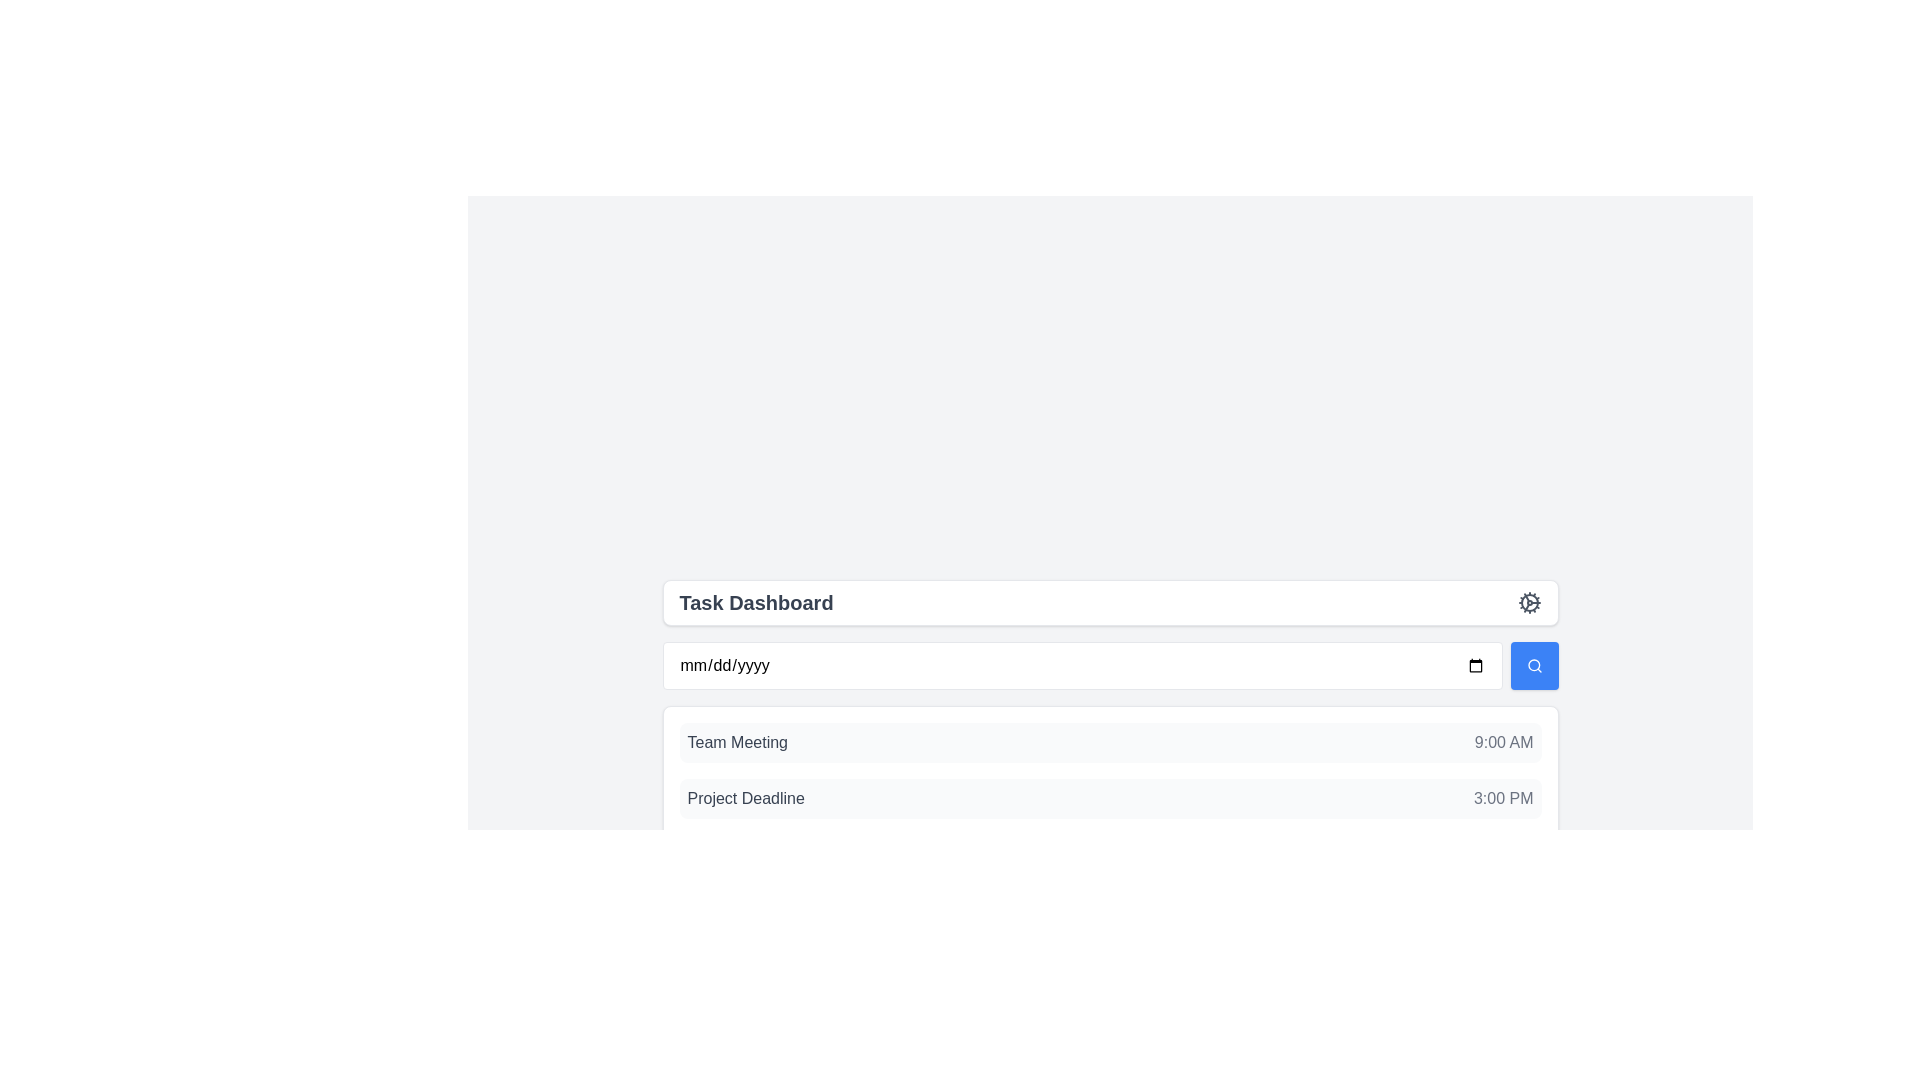 The width and height of the screenshot is (1920, 1080). Describe the element at coordinates (1109, 797) in the screenshot. I see `the second list item in the 'Task Dashboard' that displays a task or event description and its corresponding time, located below 'Team Meeting' and above 'Call with Client'` at that location.